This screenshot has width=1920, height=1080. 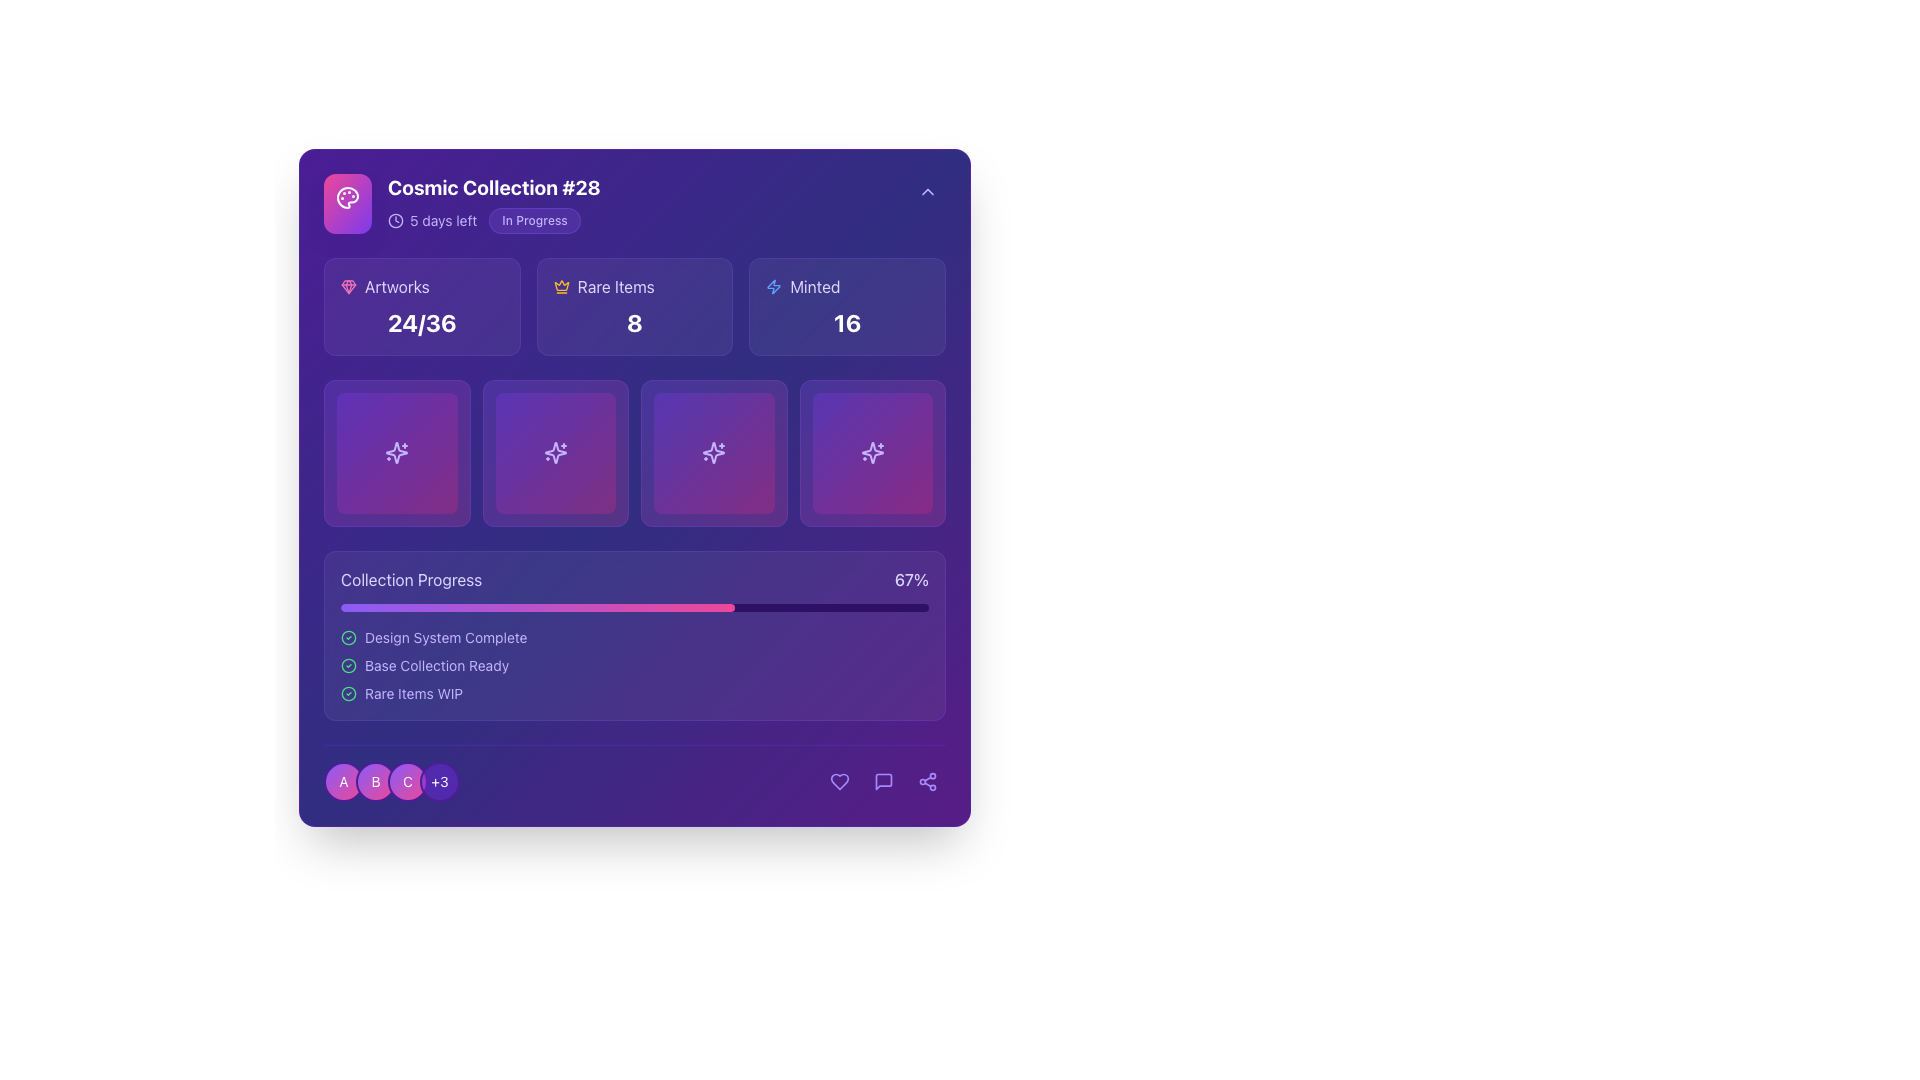 I want to click on the sparkles icon located in the third slot of the grid of square containers, which features a star shape with surrounding sparkles and has soft purple tones, so click(x=714, y=453).